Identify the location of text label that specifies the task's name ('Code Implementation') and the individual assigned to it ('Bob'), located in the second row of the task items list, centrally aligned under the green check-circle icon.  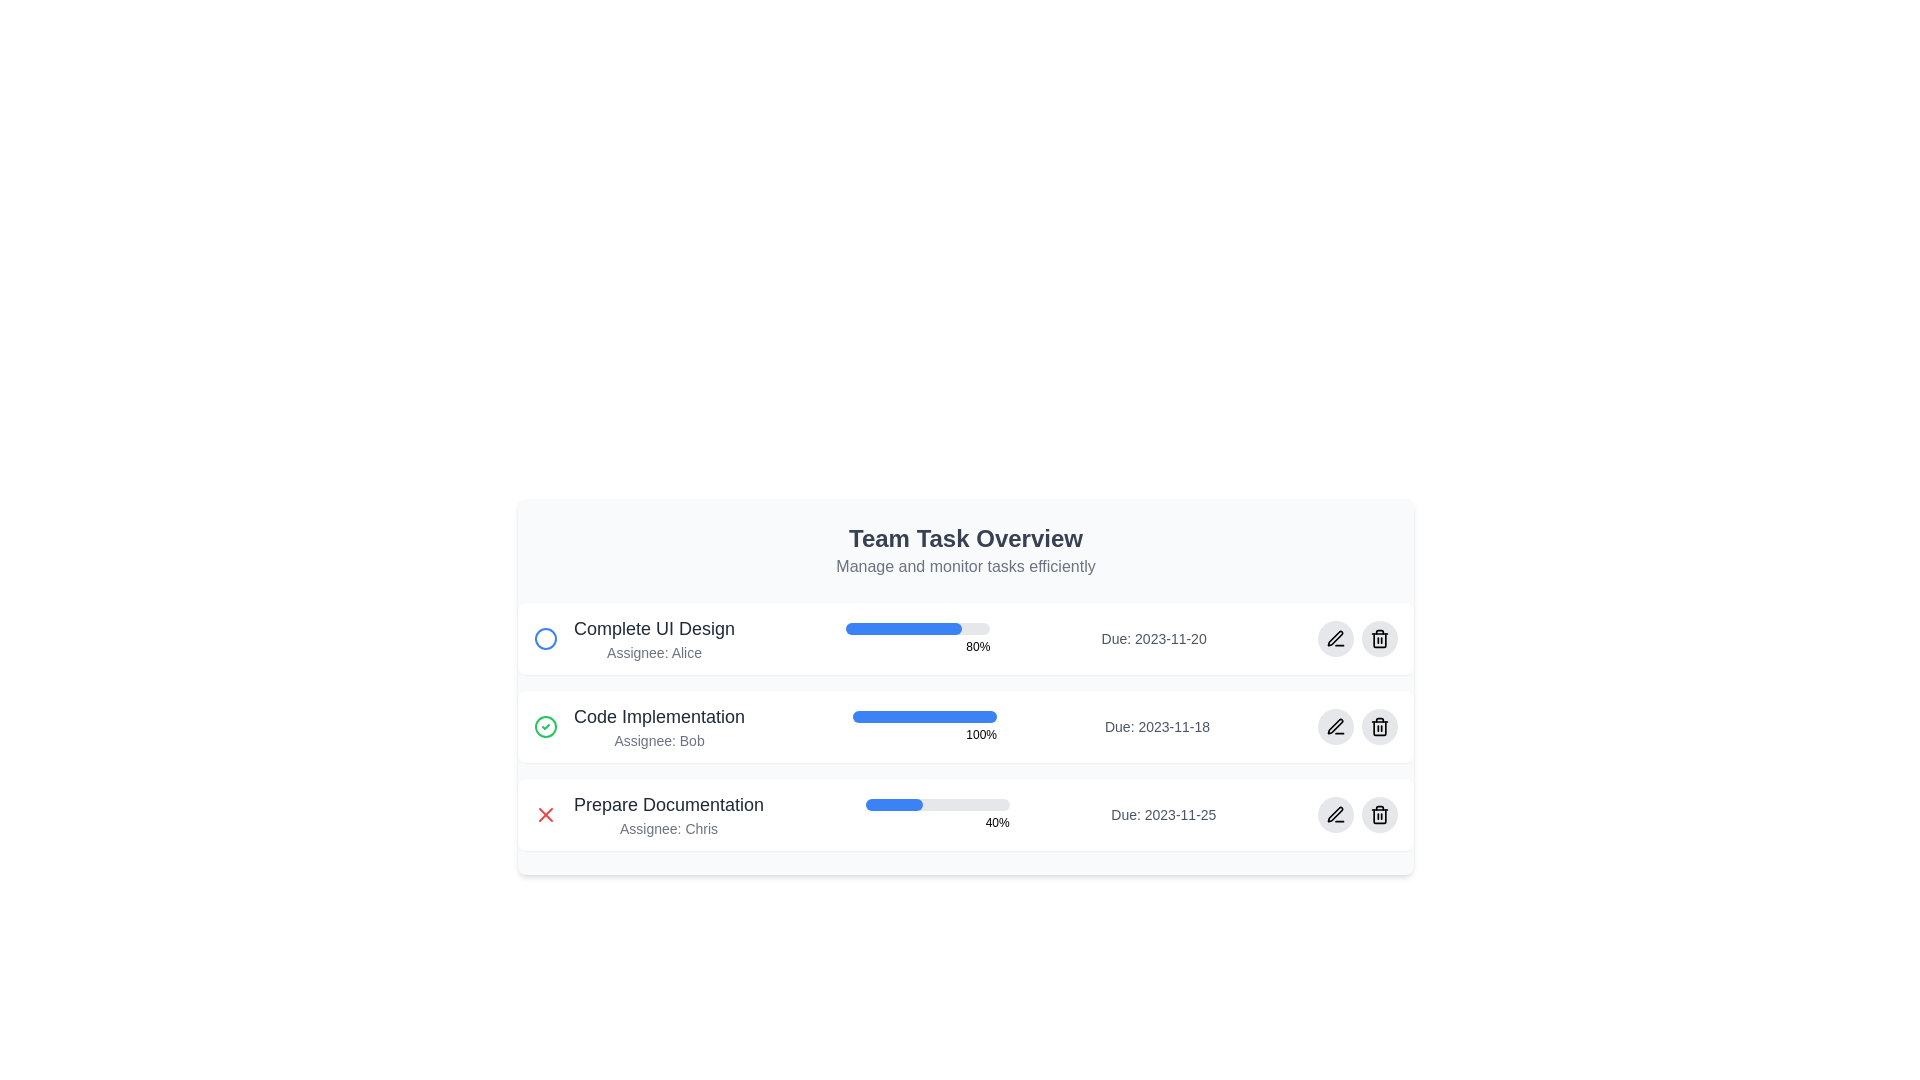
(659, 726).